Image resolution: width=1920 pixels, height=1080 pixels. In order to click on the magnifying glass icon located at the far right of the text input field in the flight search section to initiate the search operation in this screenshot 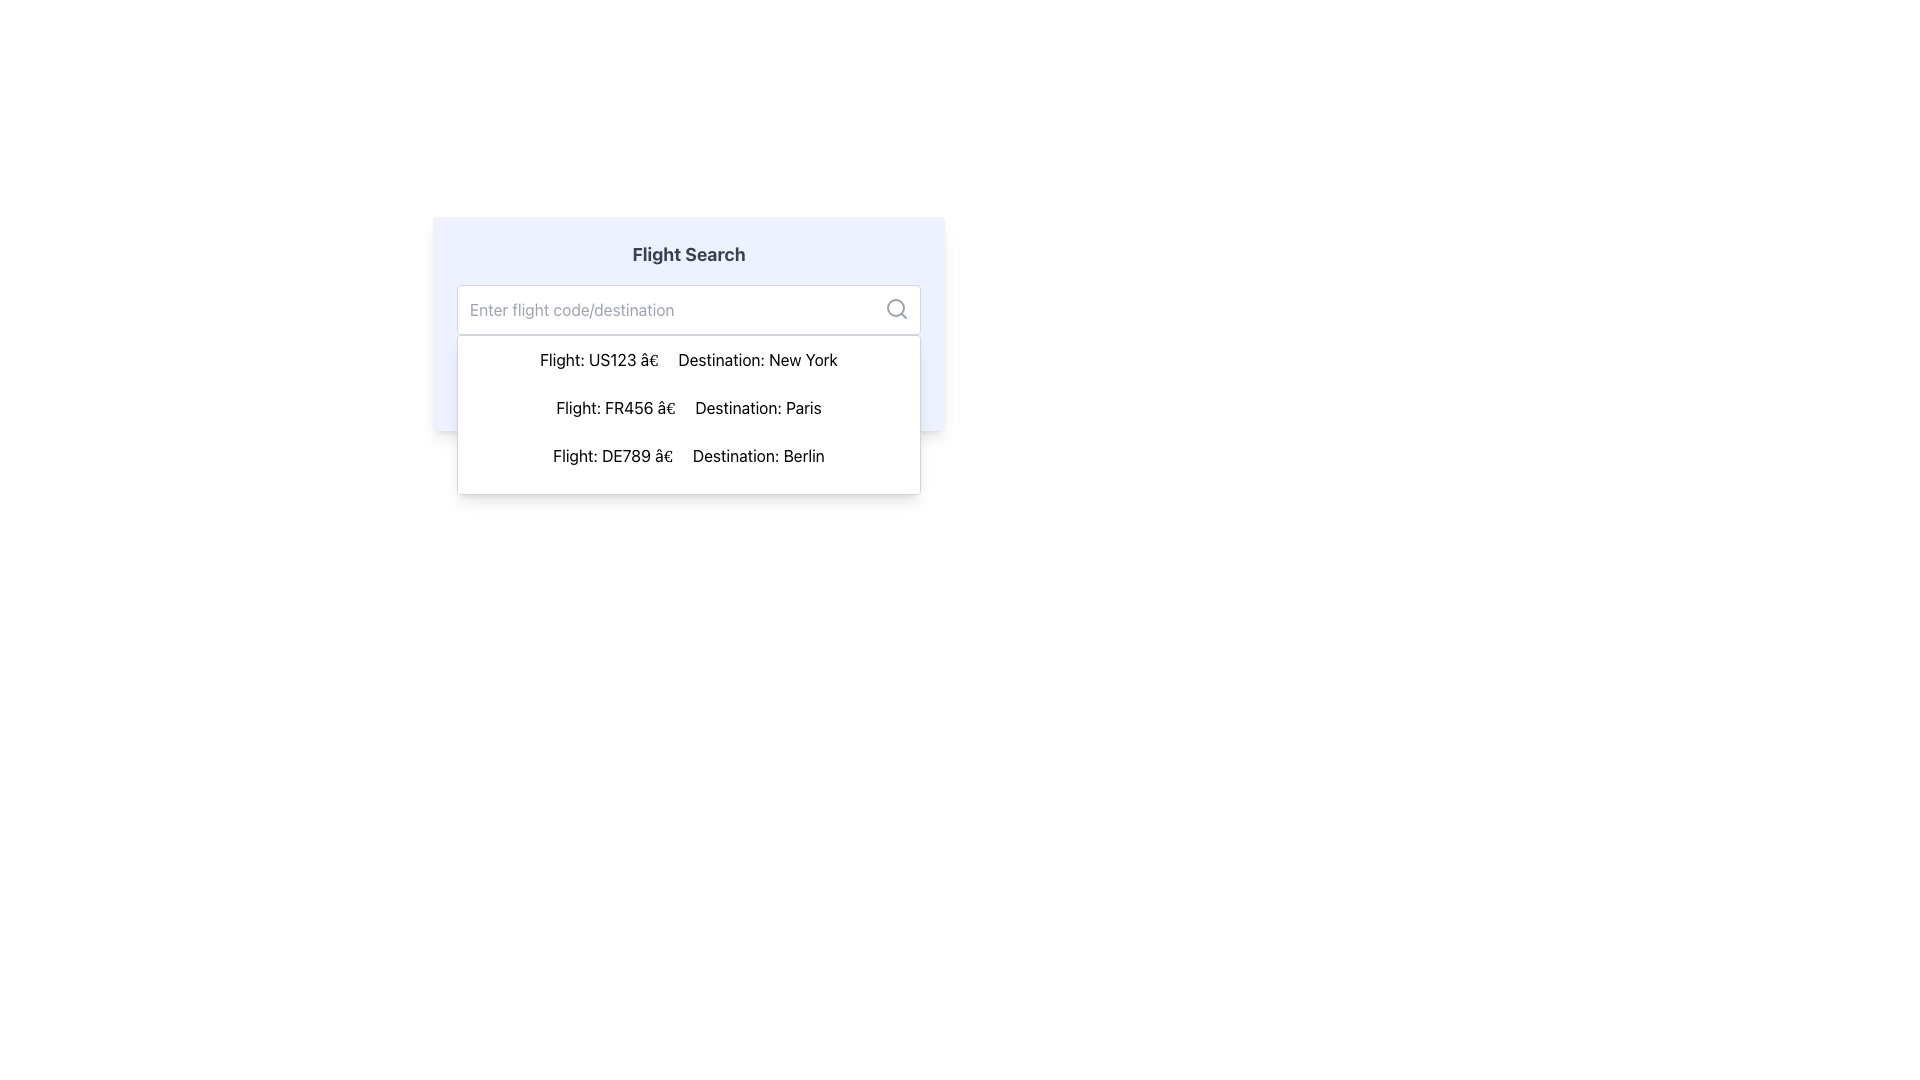, I will do `click(896, 308)`.